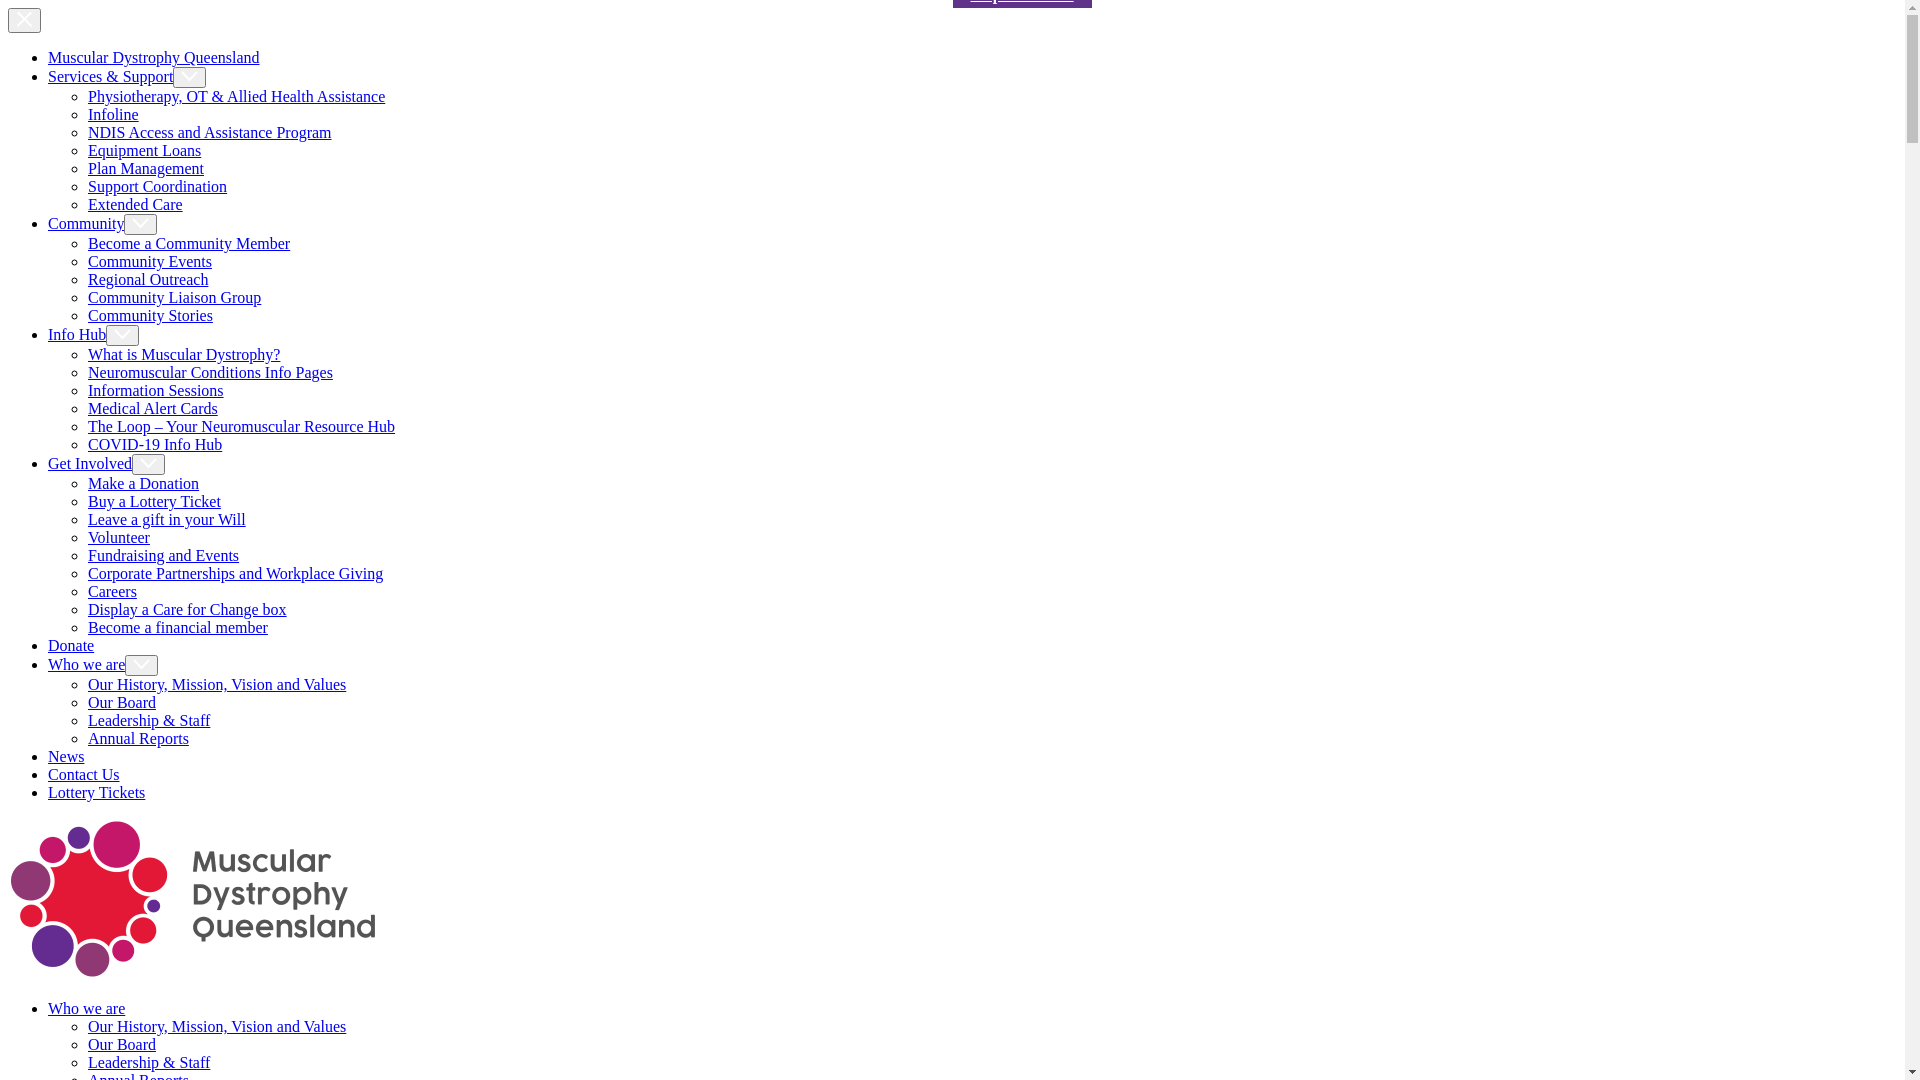 This screenshot has height=1080, width=1920. Describe the element at coordinates (210, 132) in the screenshot. I see `'NDIS Access and Assistance Program'` at that location.